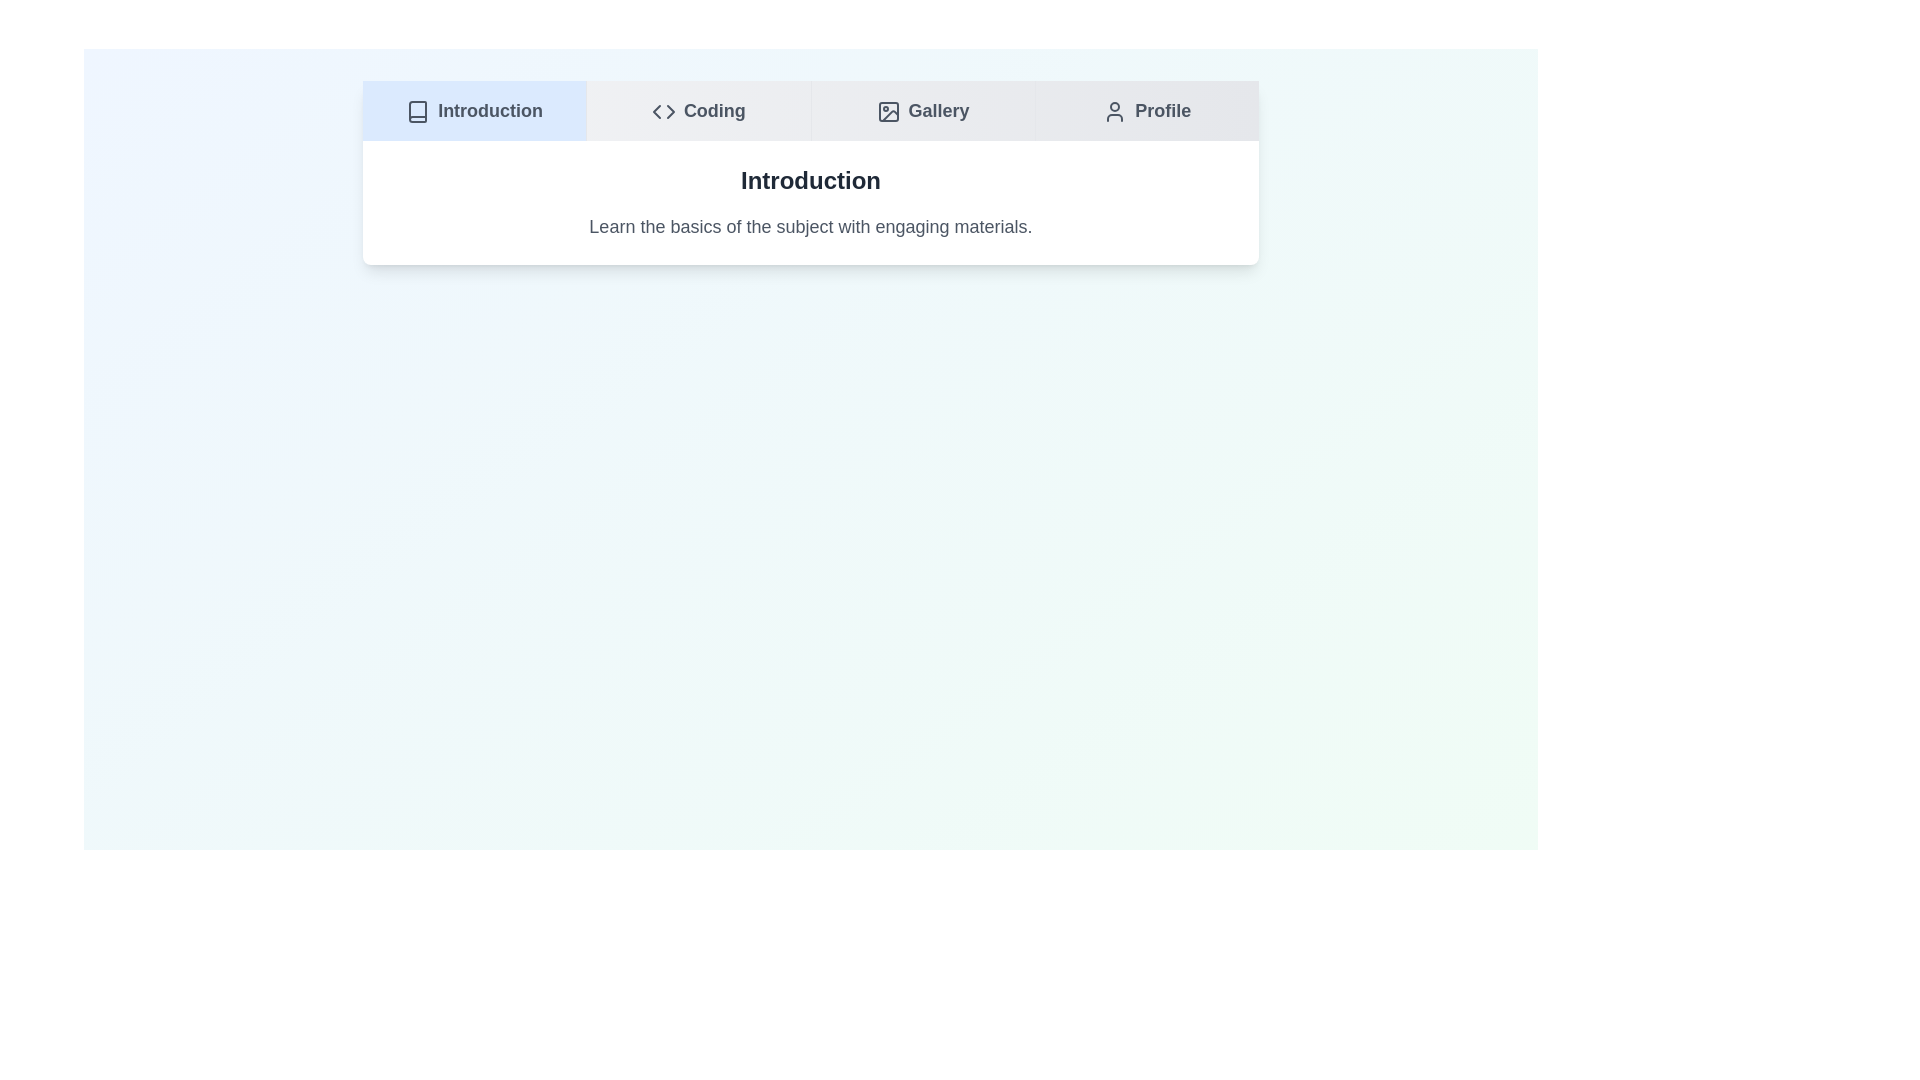 This screenshot has width=1920, height=1080. I want to click on the Coding tab to navigate to it, so click(698, 111).